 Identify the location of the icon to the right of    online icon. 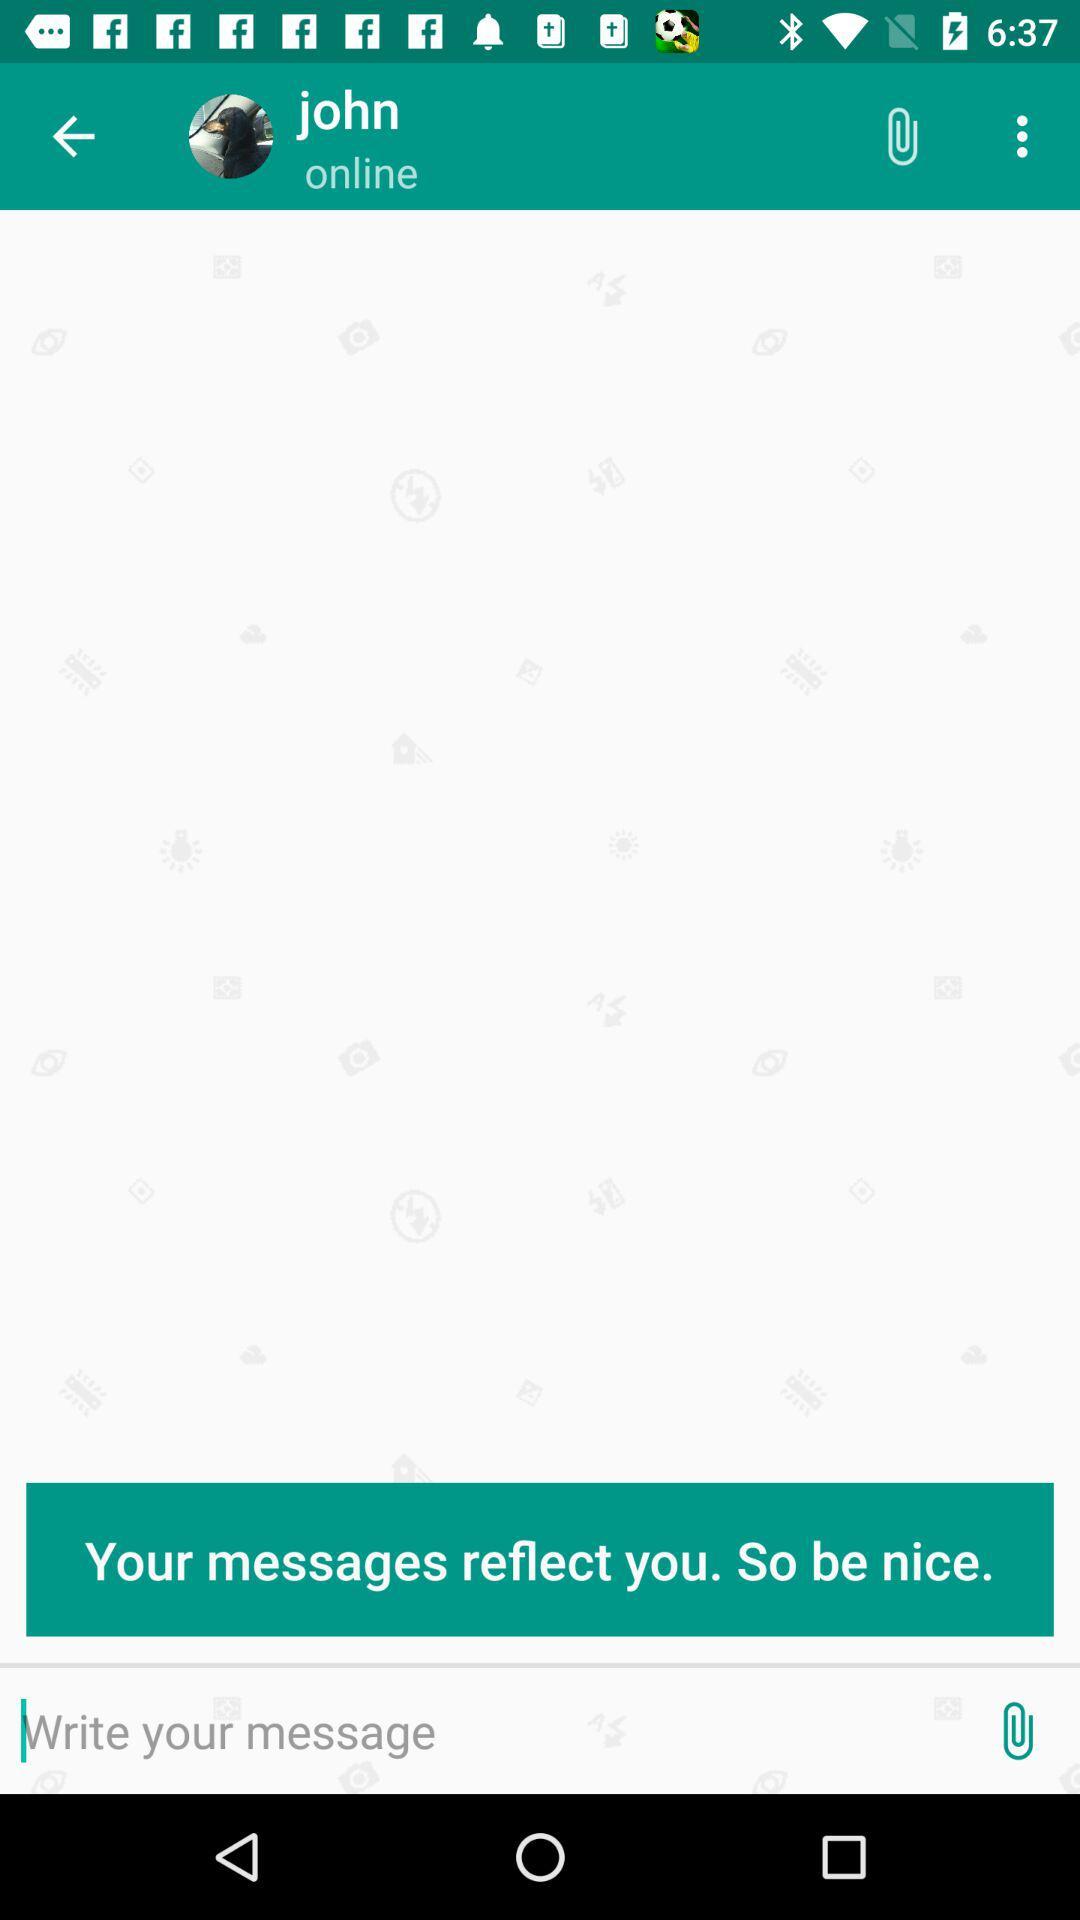
(901, 135).